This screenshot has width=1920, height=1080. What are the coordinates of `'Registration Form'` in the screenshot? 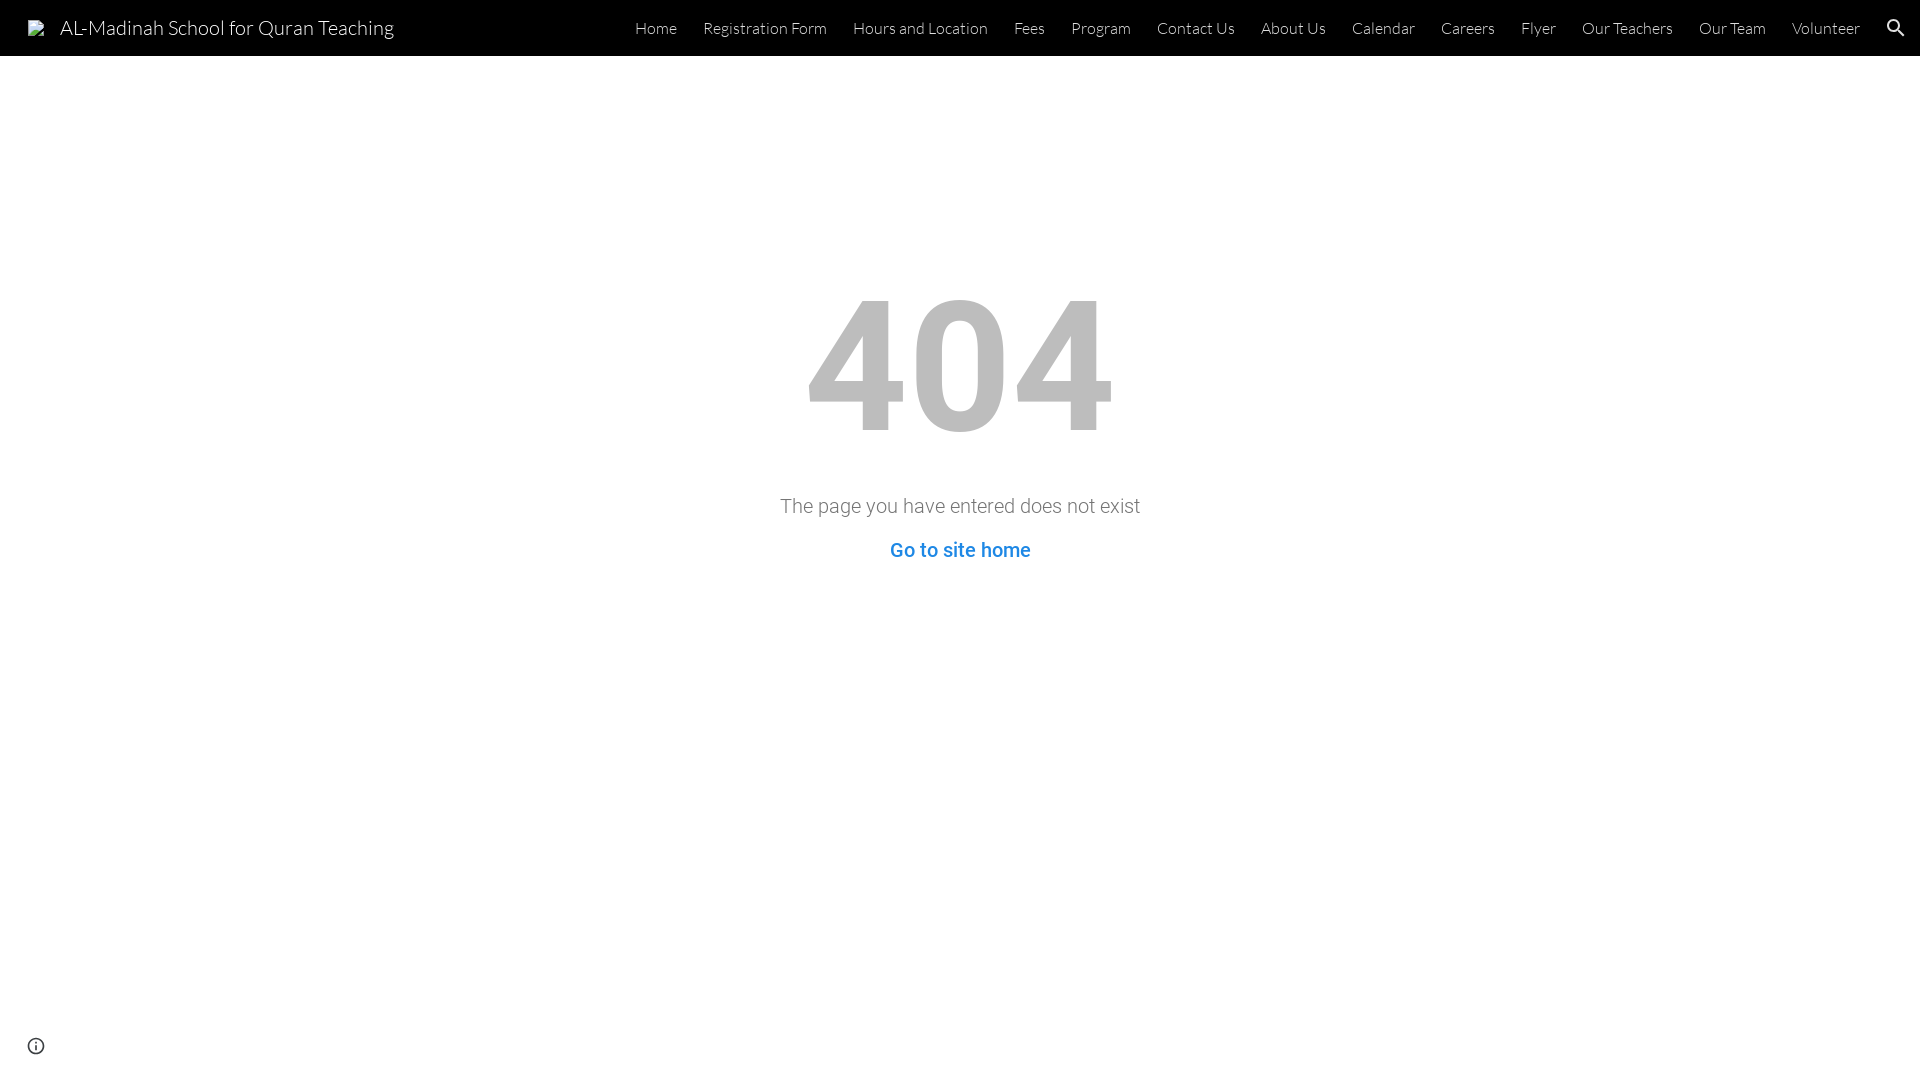 It's located at (763, 27).